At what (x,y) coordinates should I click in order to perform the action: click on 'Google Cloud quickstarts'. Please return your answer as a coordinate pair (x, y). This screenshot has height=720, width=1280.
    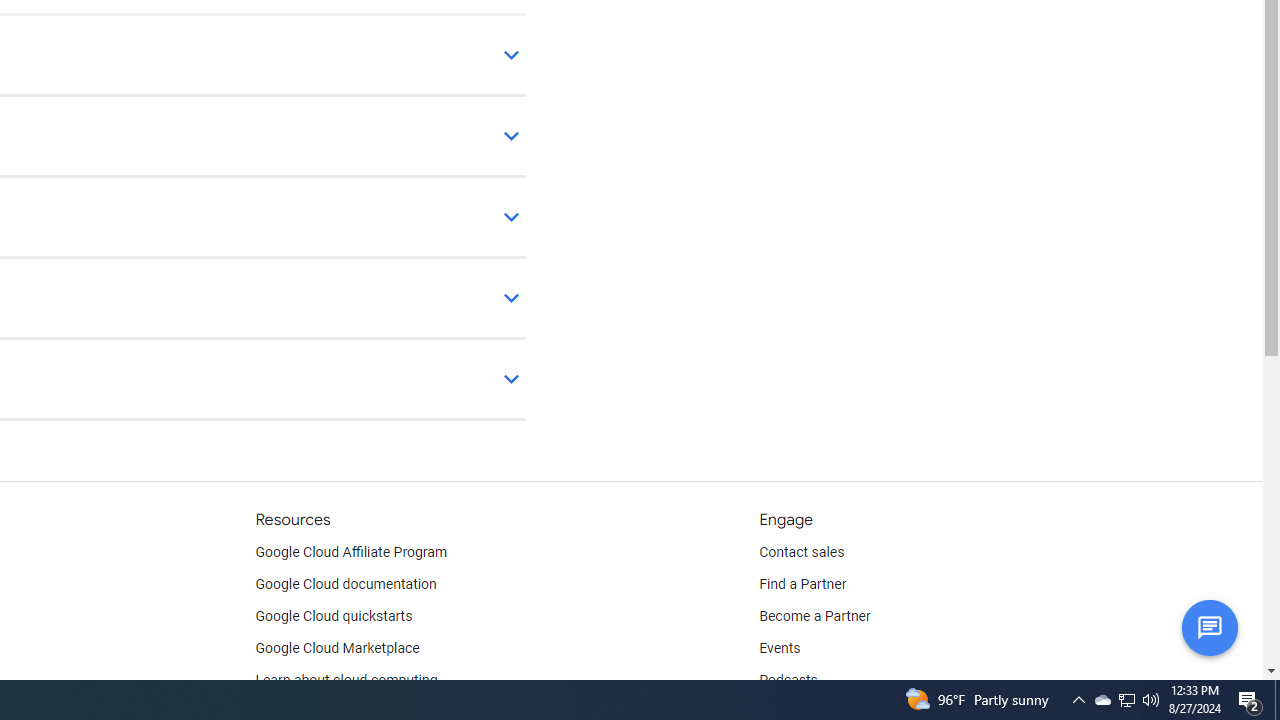
    Looking at the image, I should click on (334, 616).